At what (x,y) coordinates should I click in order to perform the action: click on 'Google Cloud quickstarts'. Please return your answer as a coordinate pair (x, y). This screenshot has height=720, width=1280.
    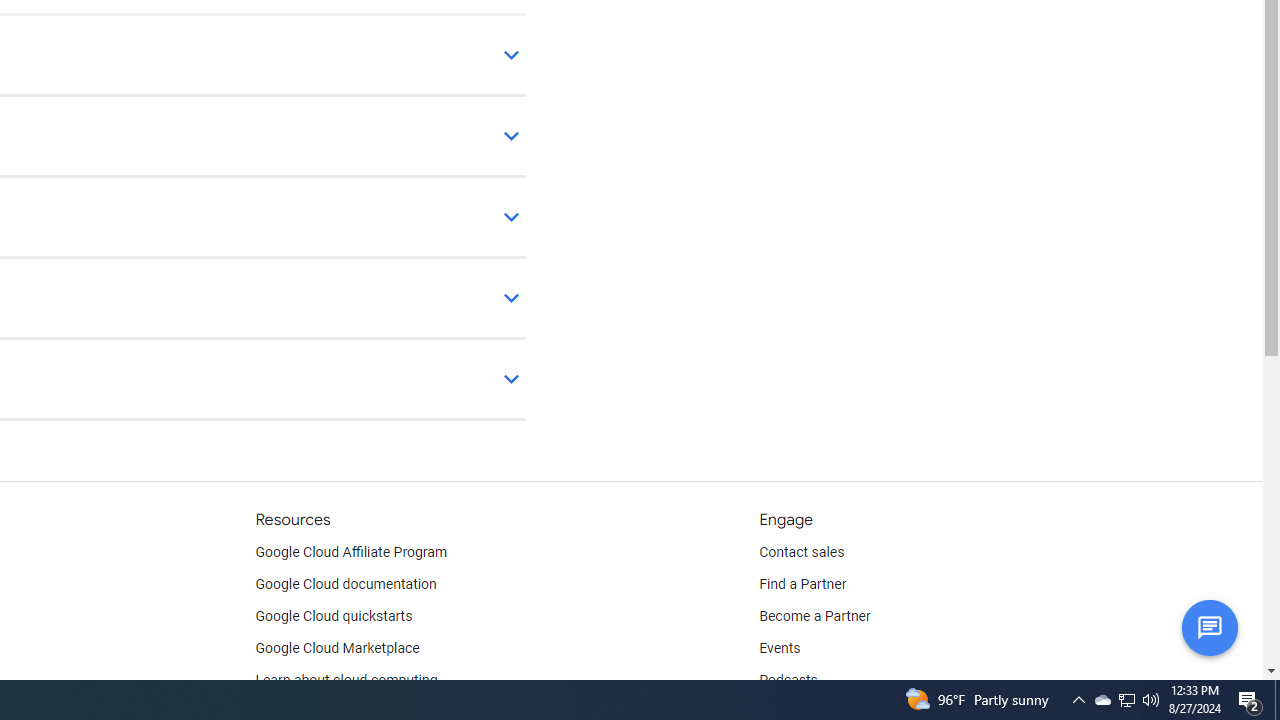
    Looking at the image, I should click on (334, 616).